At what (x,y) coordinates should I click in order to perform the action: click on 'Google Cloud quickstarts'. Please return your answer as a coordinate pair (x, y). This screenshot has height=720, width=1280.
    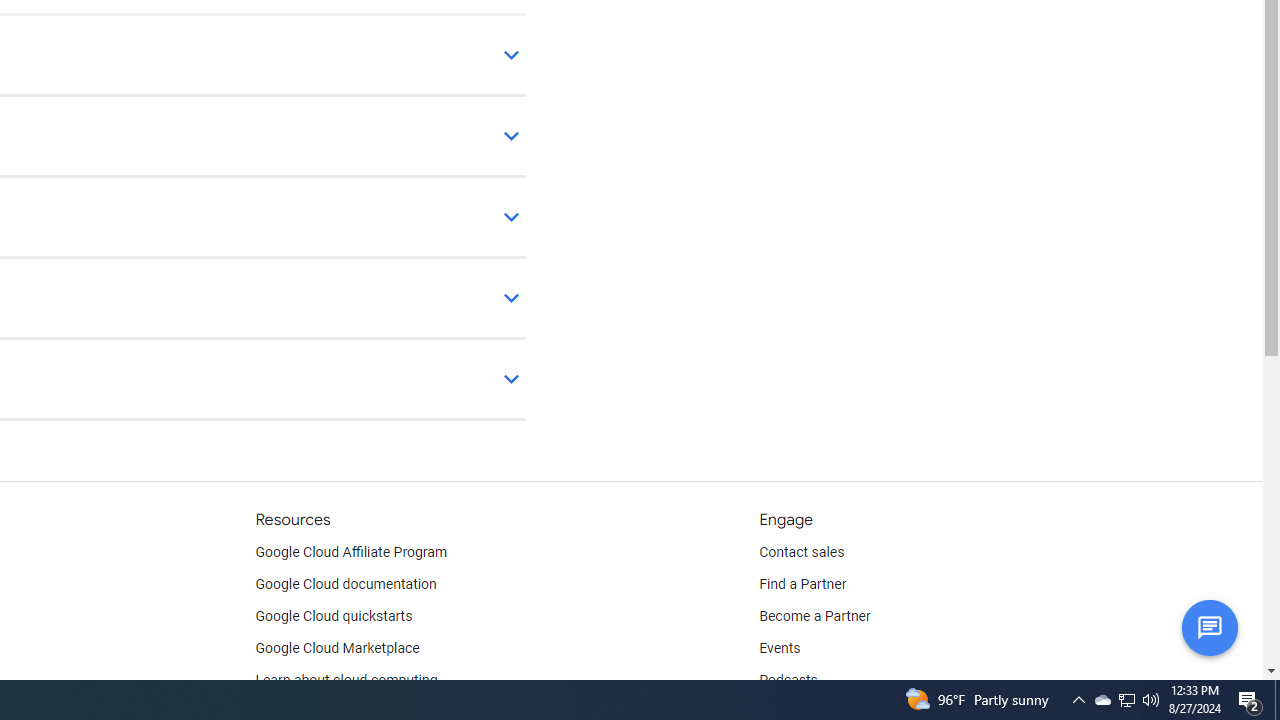
    Looking at the image, I should click on (334, 616).